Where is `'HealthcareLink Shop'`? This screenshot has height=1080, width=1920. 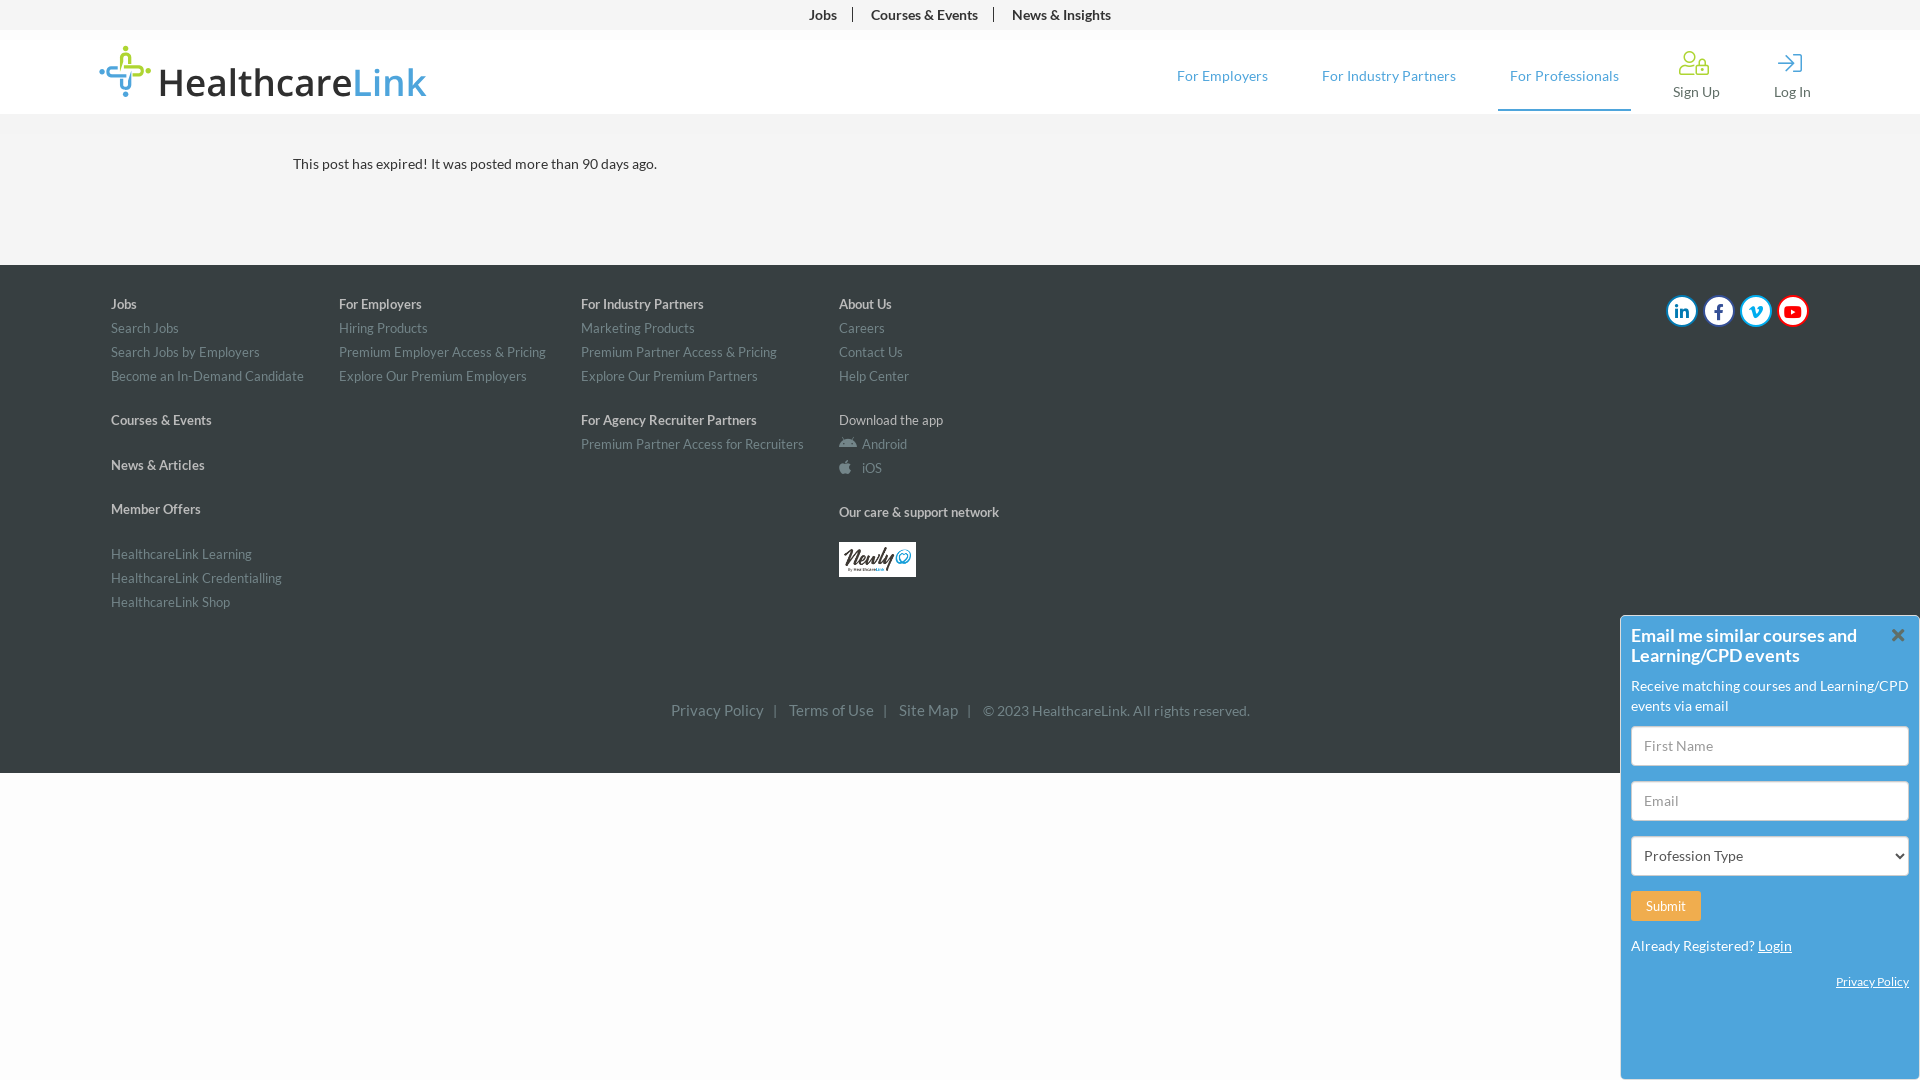
'HealthcareLink Shop' is located at coordinates (109, 600).